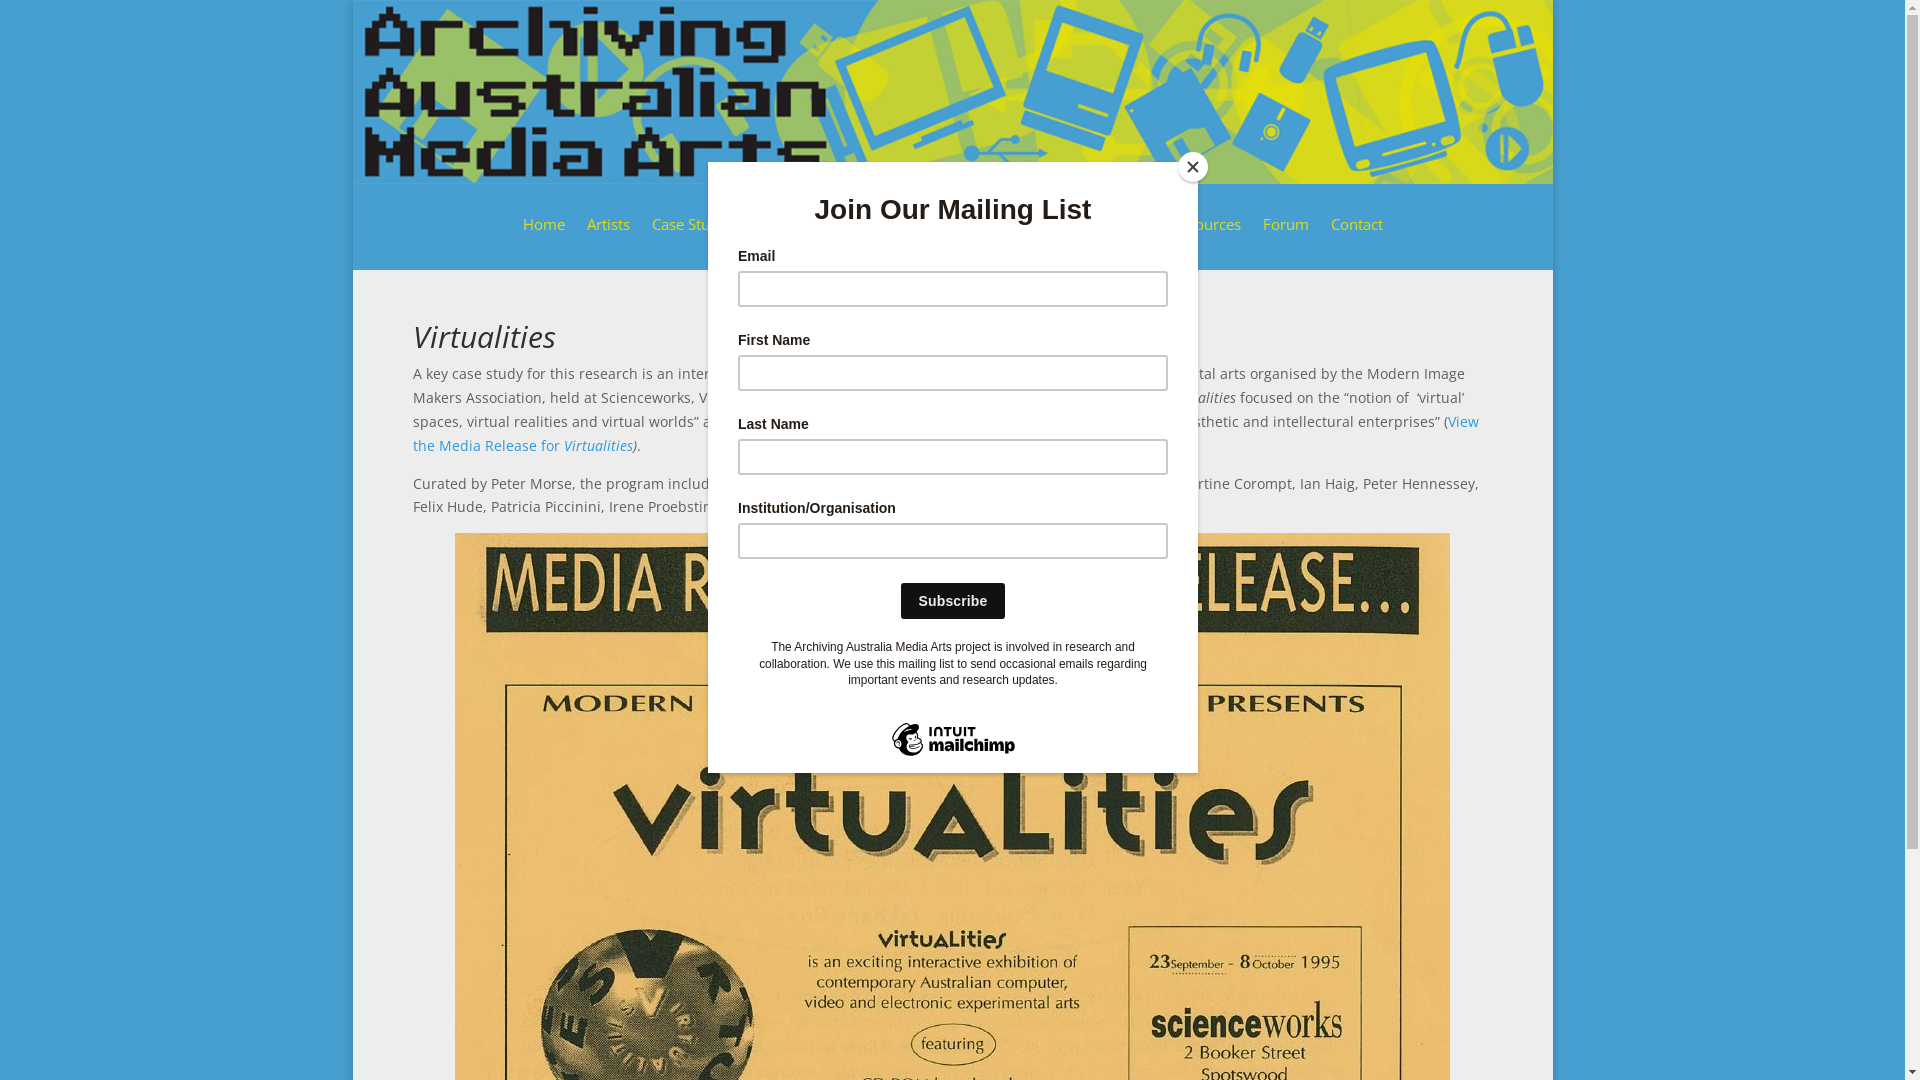  What do you see at coordinates (705, 237) in the screenshot?
I see `'Case Studies'` at bounding box center [705, 237].